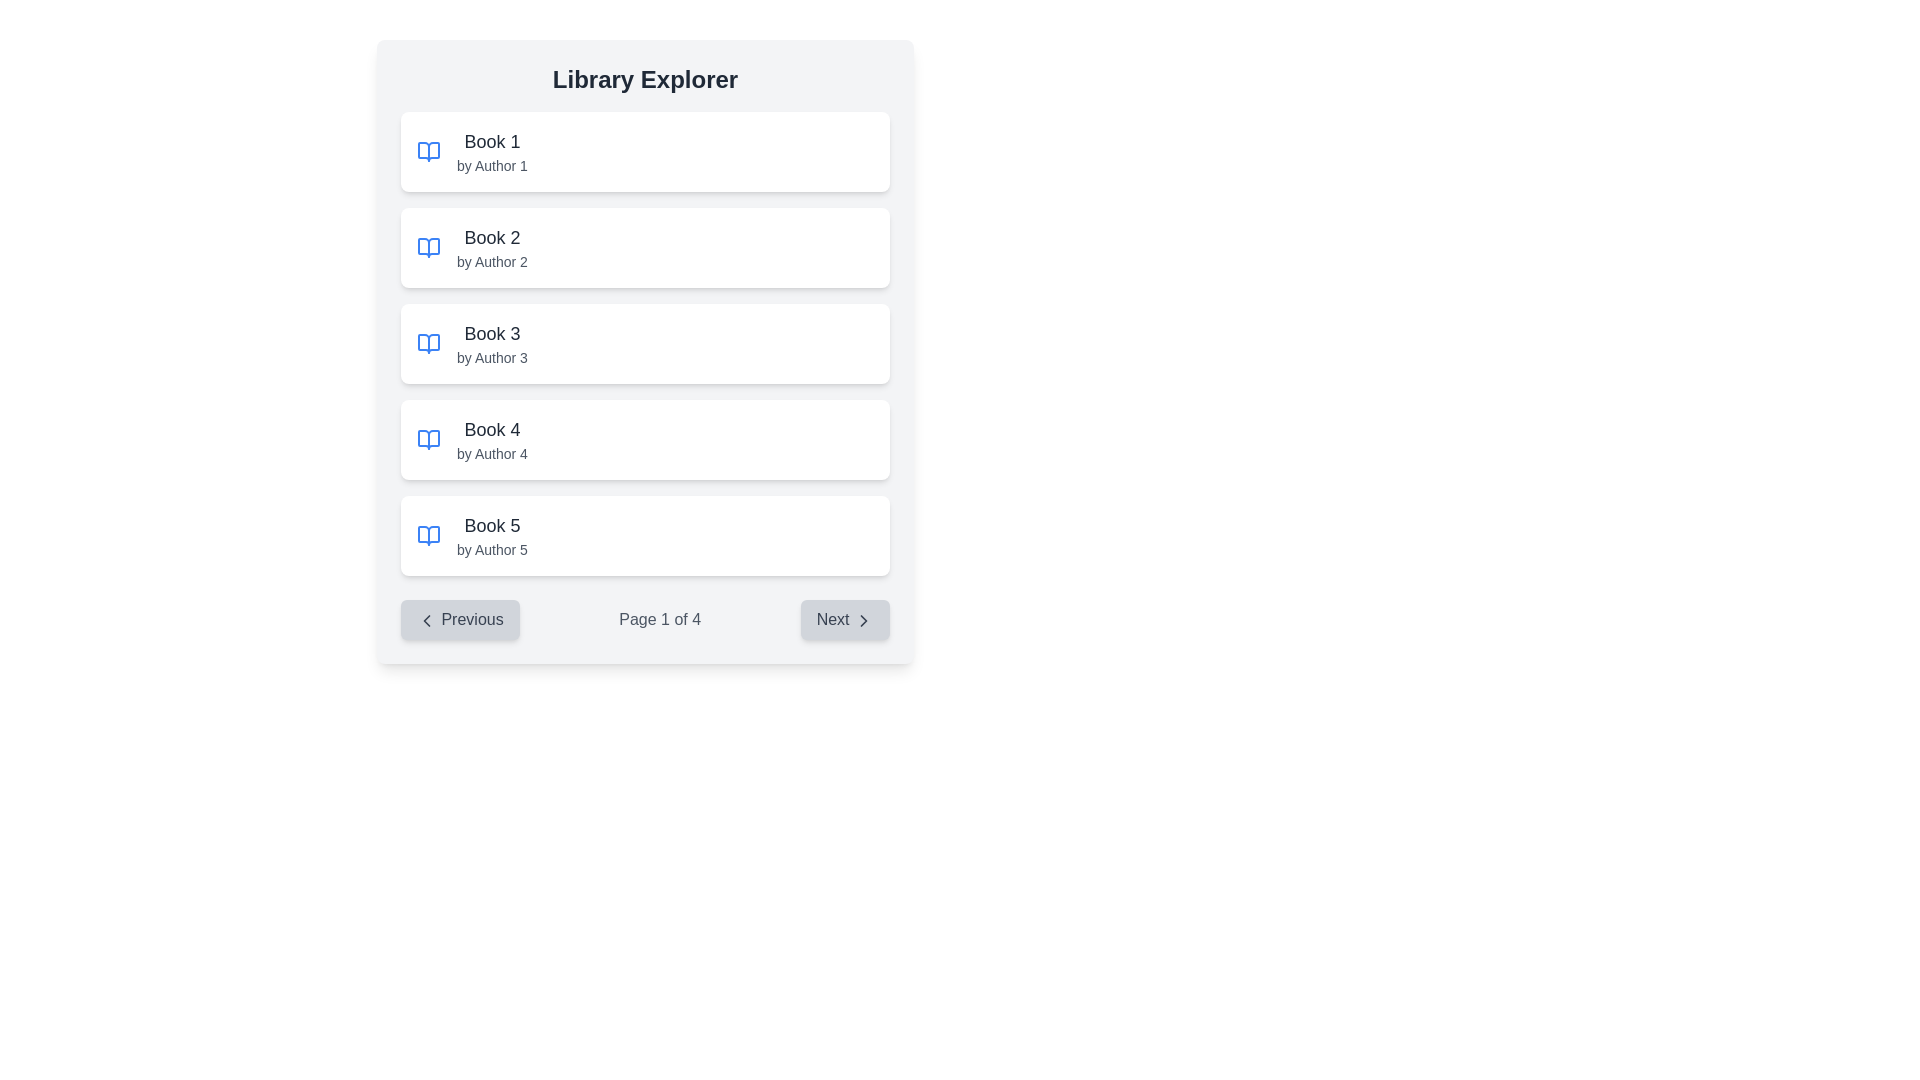  Describe the element at coordinates (426, 619) in the screenshot. I see `the auxiliary icon indicating the 'Previous' button functionality, located at the bottom-left section of the interface near the pagination controls` at that location.